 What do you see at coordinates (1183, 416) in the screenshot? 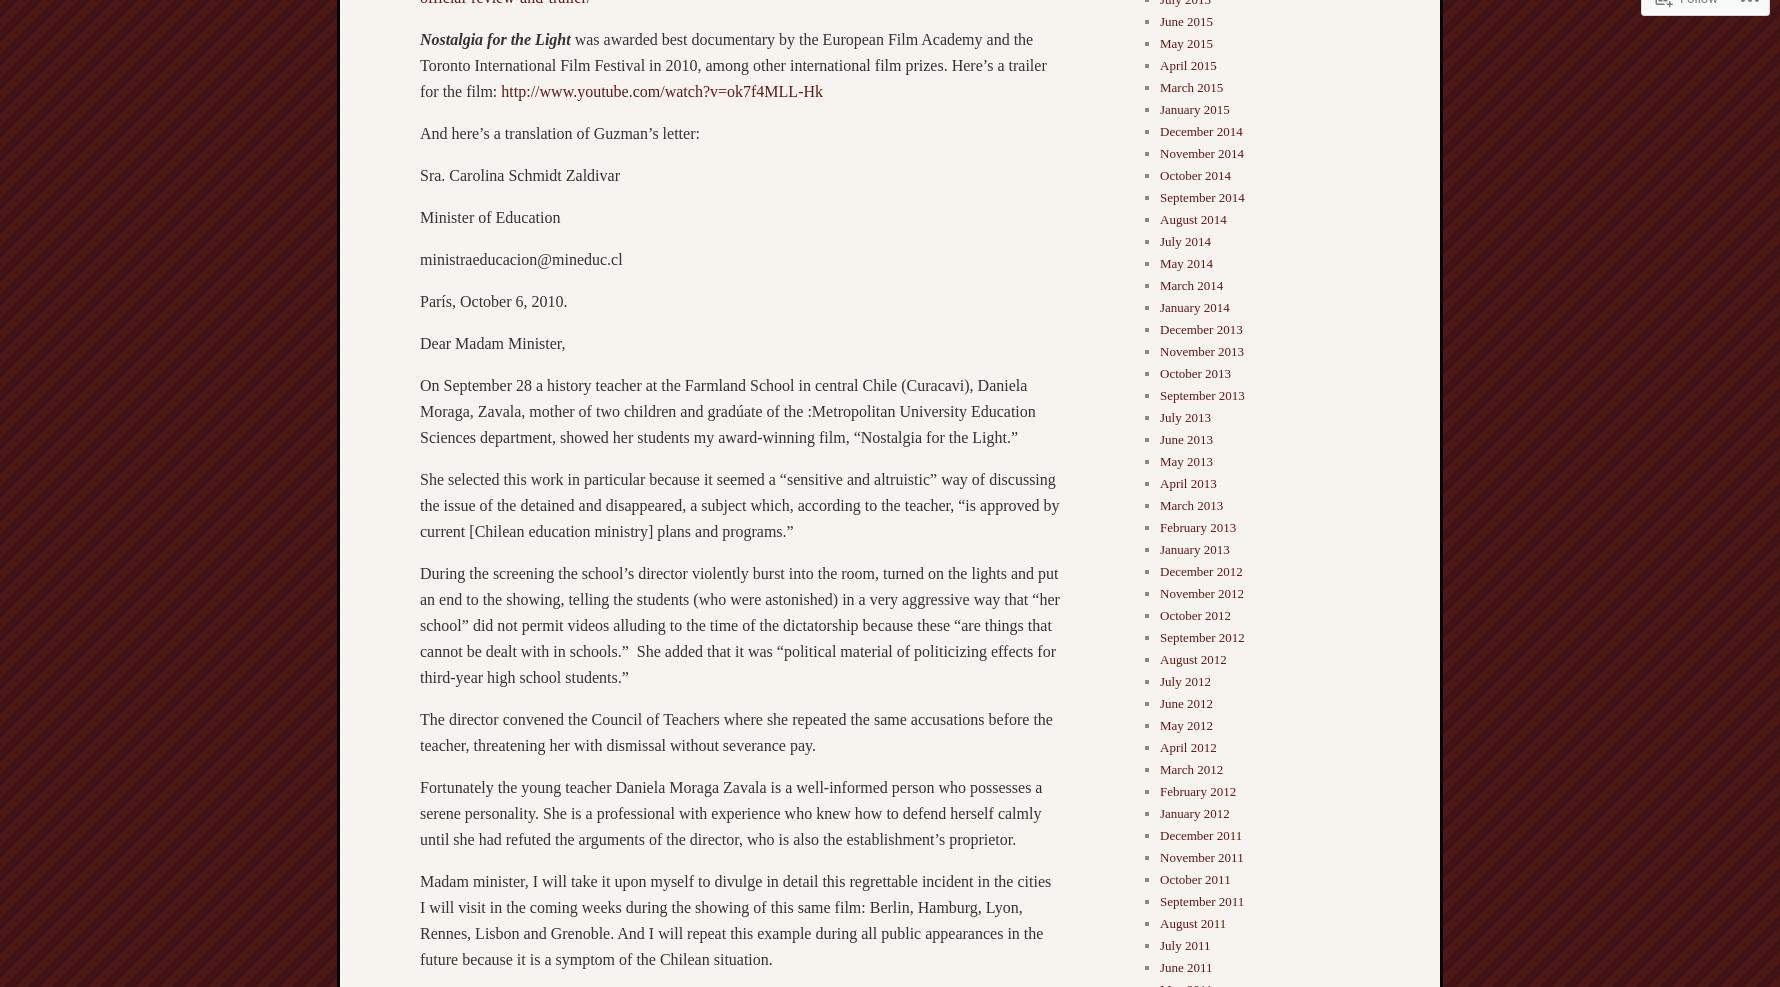
I see `'July 2013'` at bounding box center [1183, 416].